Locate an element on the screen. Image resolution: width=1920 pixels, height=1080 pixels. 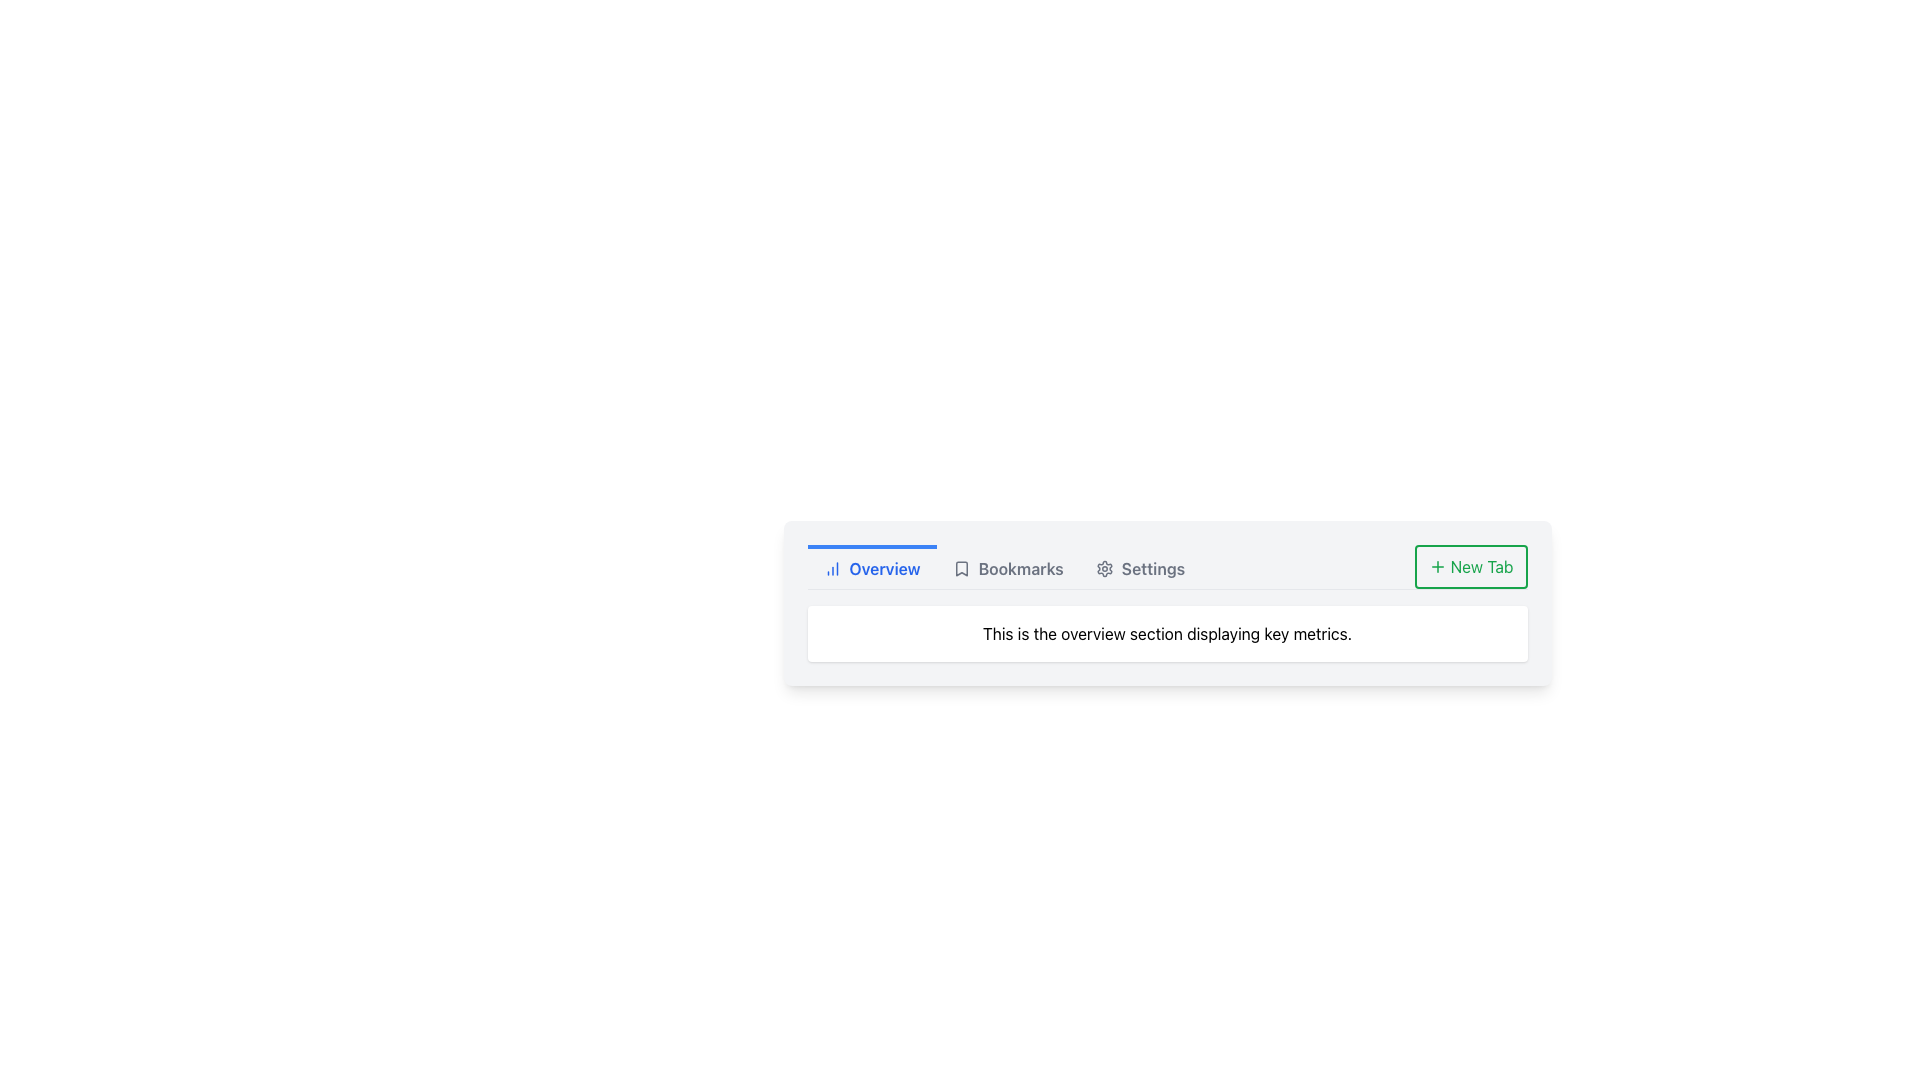
the graphical icon styled as a chart or histogram located to the left of the 'Overview' label in the navigation bar is located at coordinates (832, 569).